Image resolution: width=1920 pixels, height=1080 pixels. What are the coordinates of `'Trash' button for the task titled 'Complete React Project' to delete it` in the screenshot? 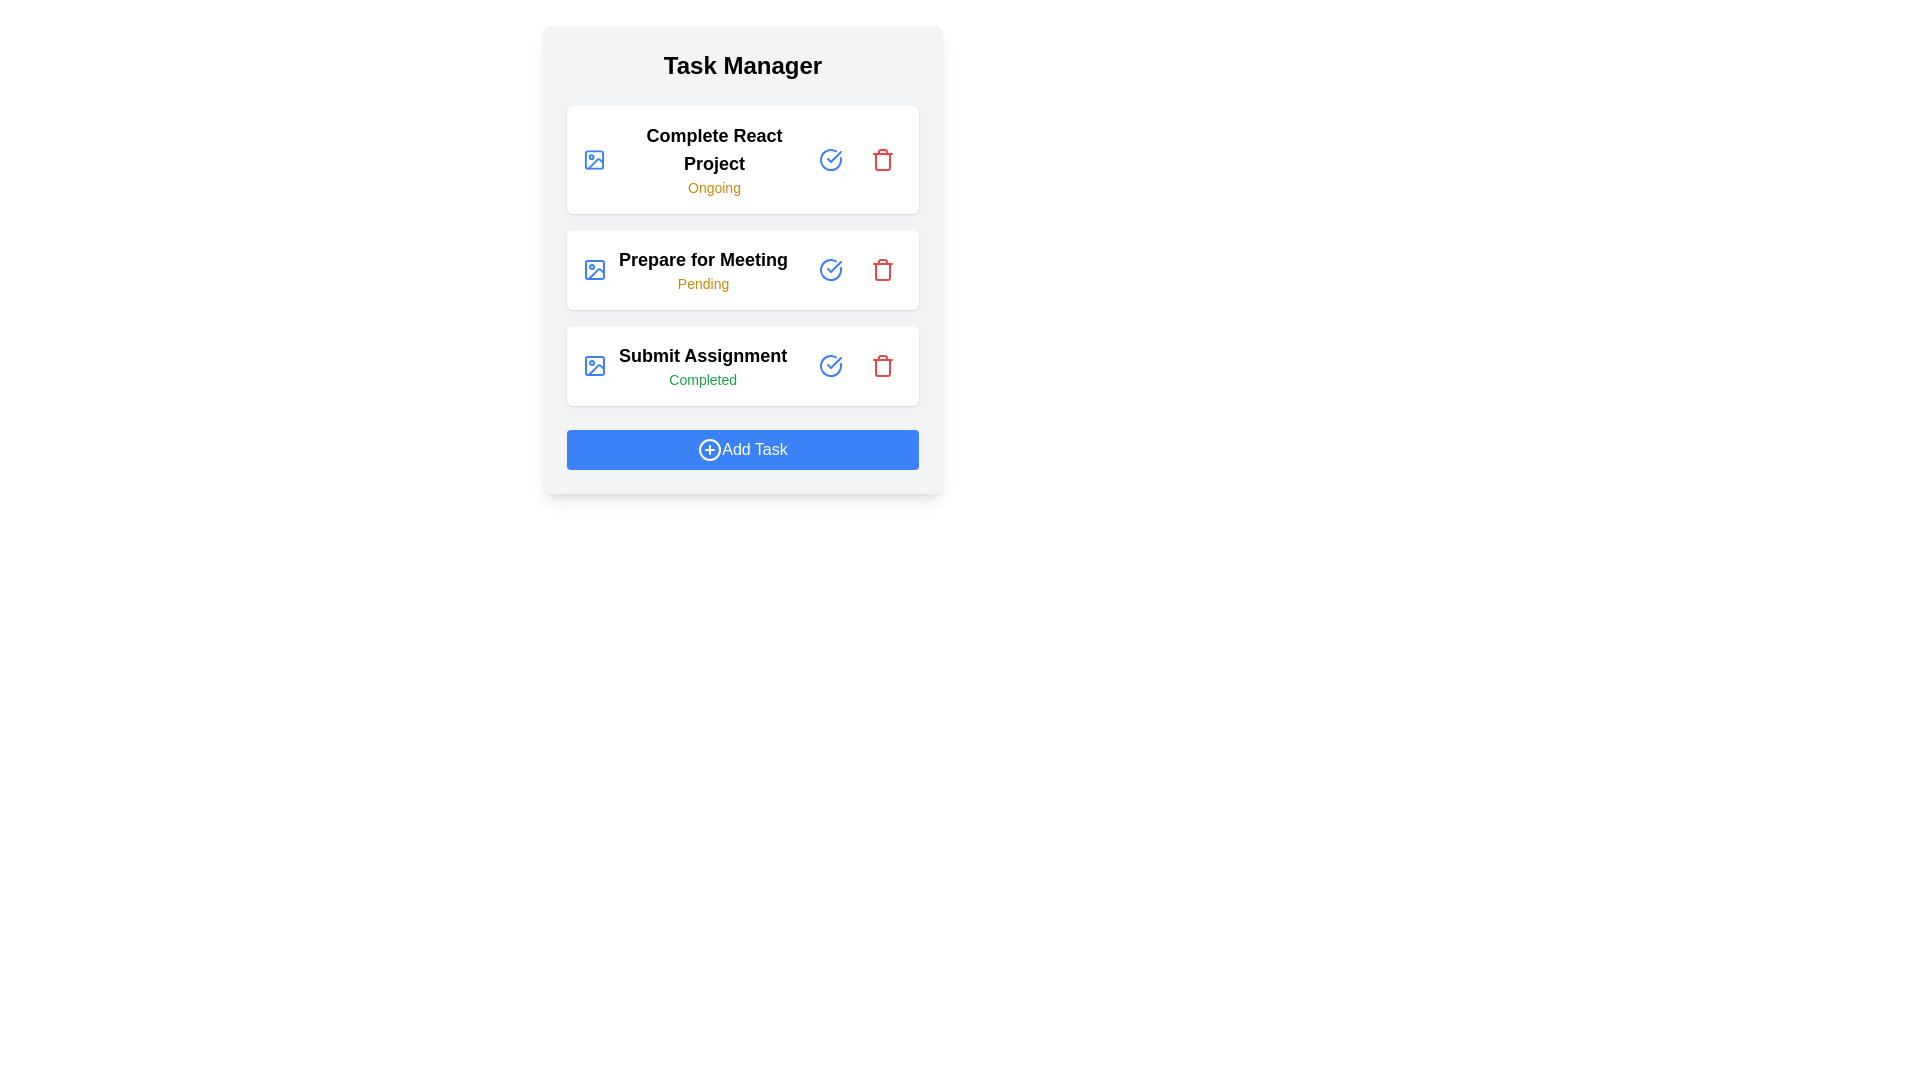 It's located at (882, 158).